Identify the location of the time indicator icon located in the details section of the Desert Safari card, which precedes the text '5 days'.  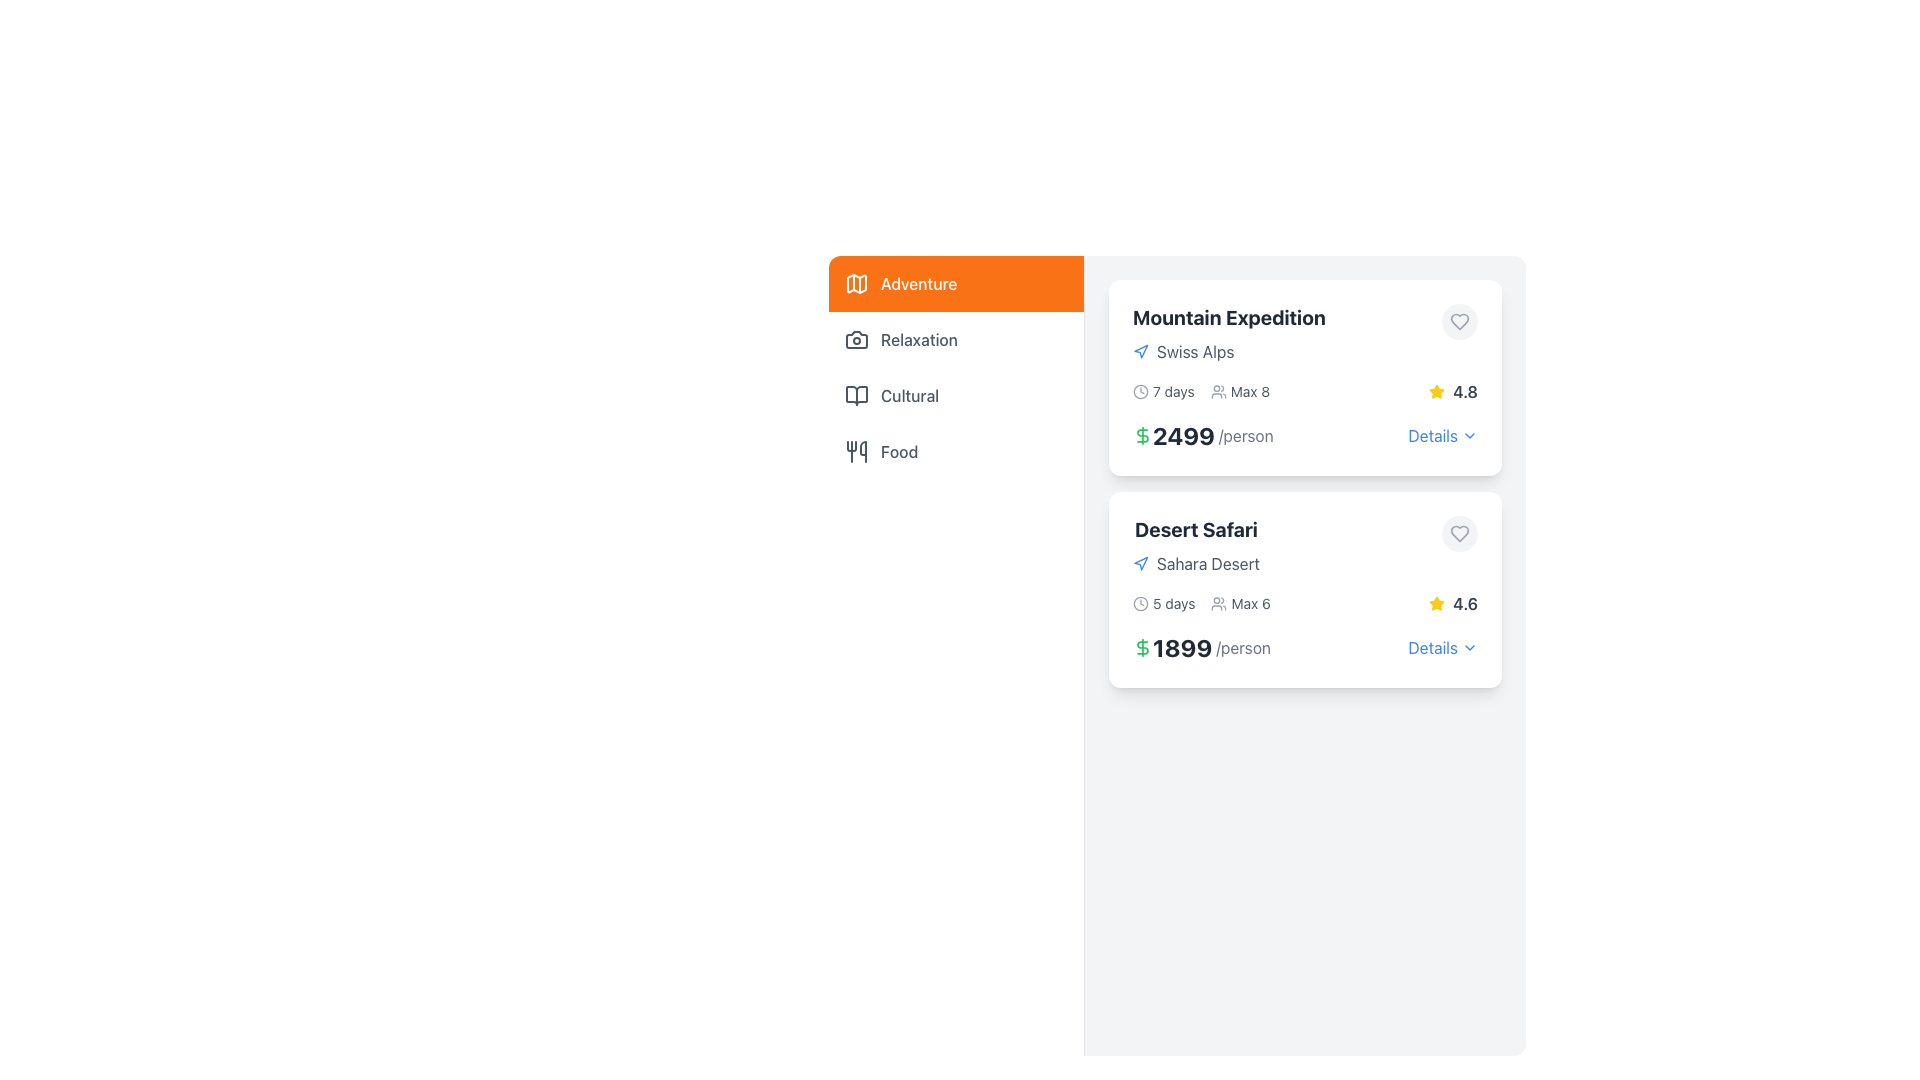
(1141, 603).